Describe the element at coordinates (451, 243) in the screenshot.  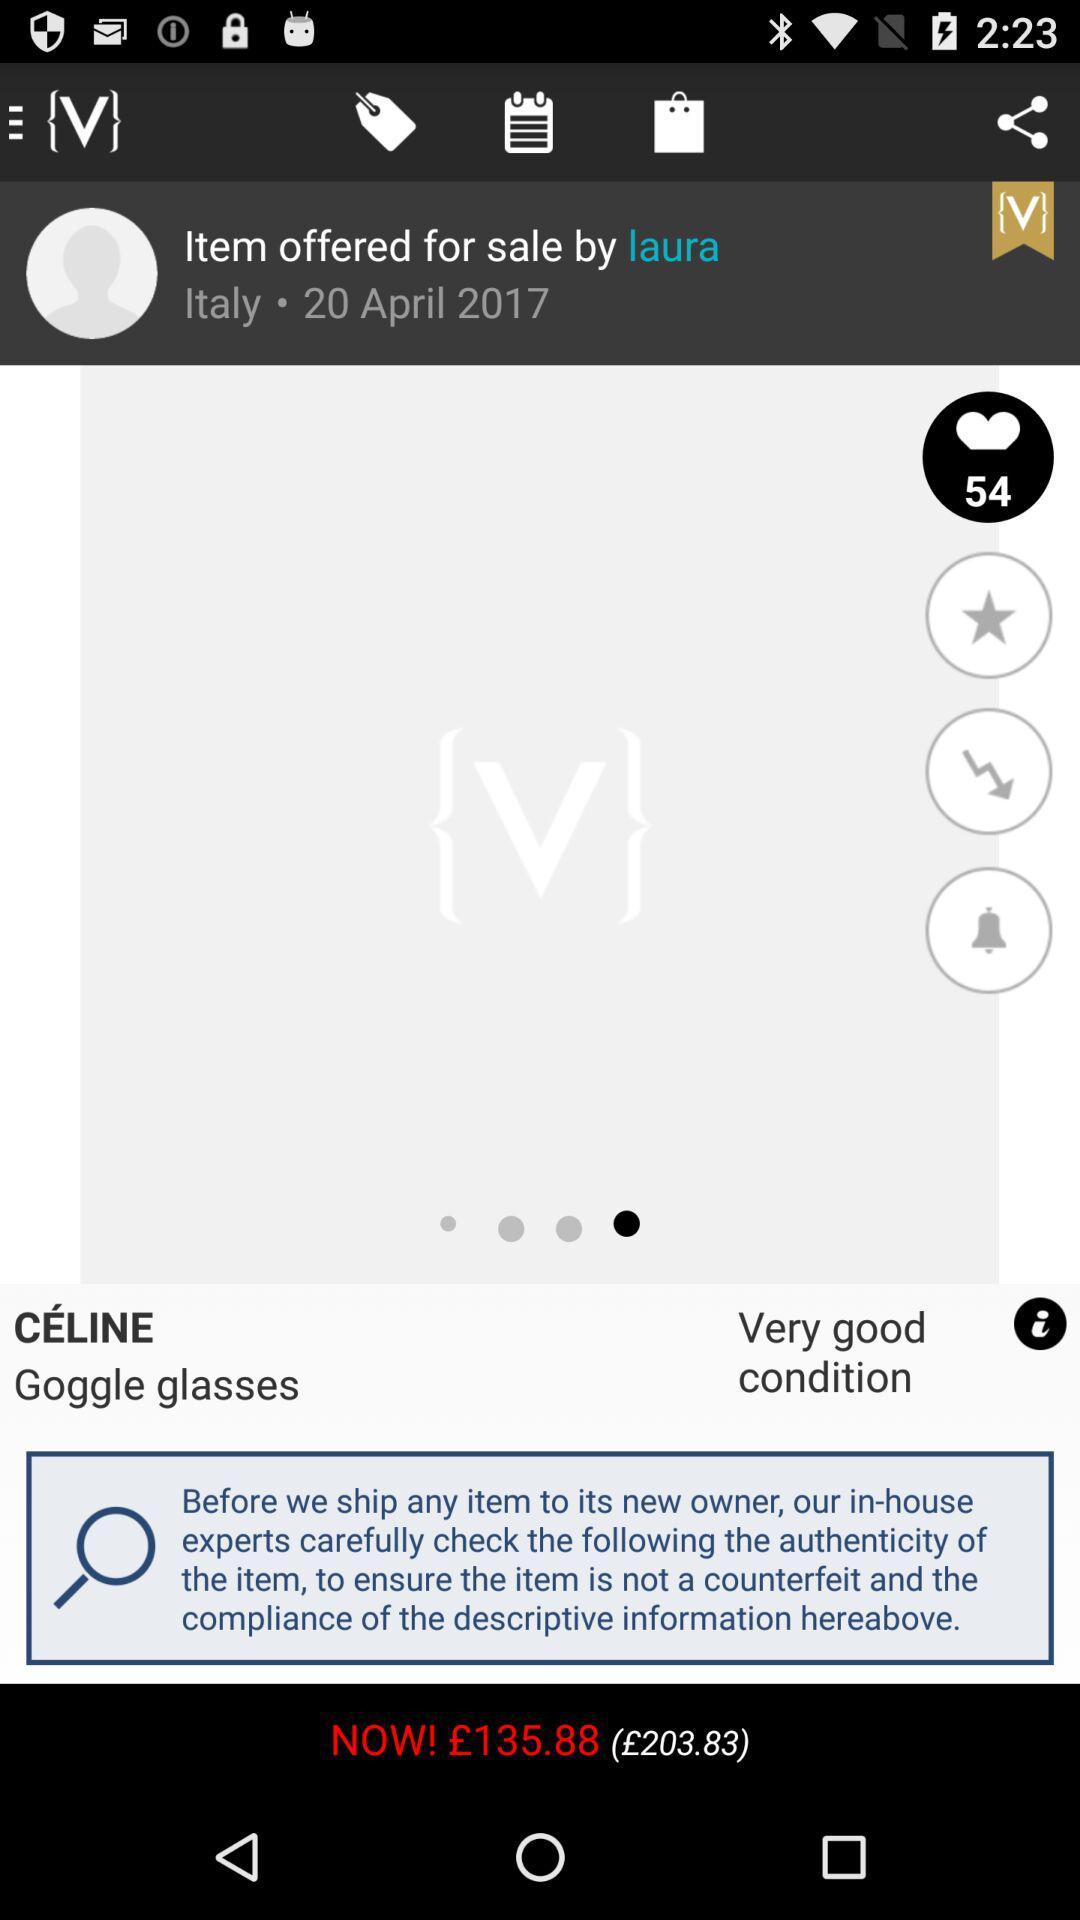
I see `the item offered for icon` at that location.